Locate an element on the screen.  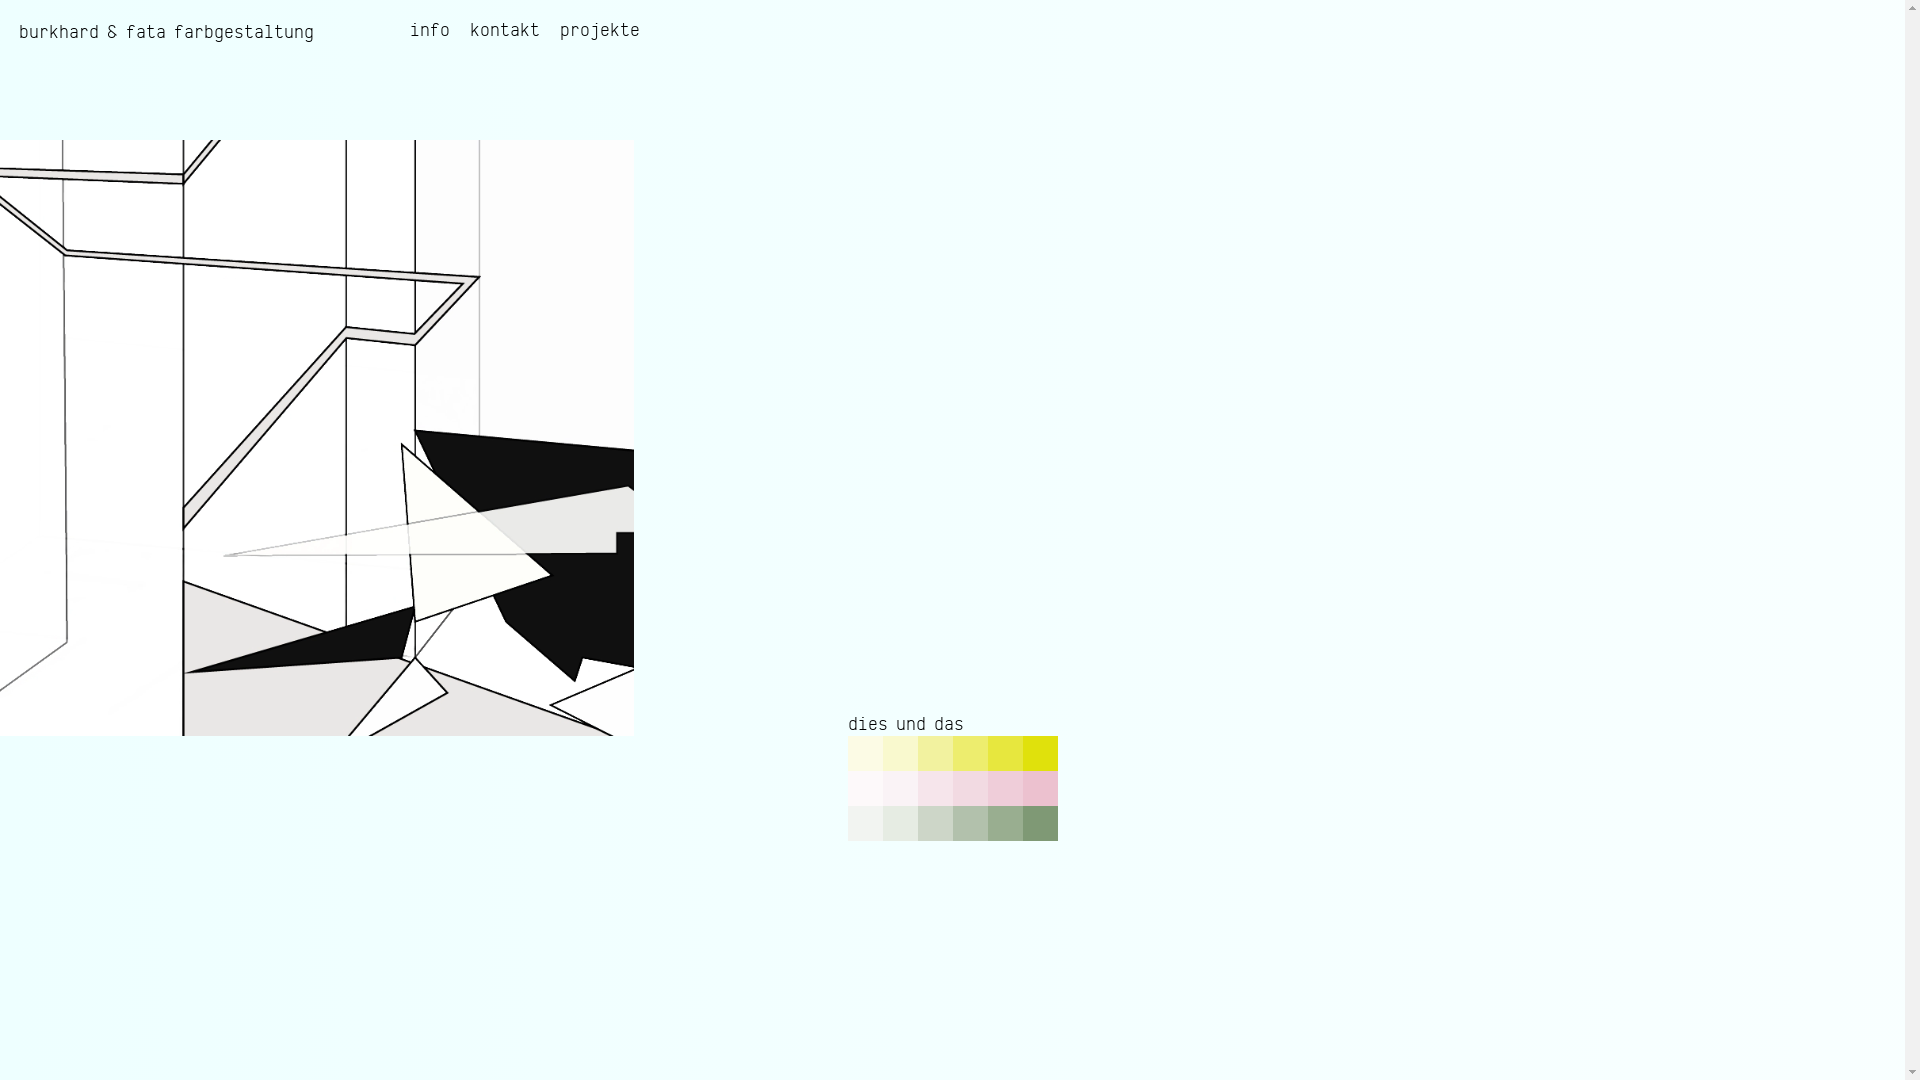
'burkhard & fata farbgestaltung' is located at coordinates (166, 33).